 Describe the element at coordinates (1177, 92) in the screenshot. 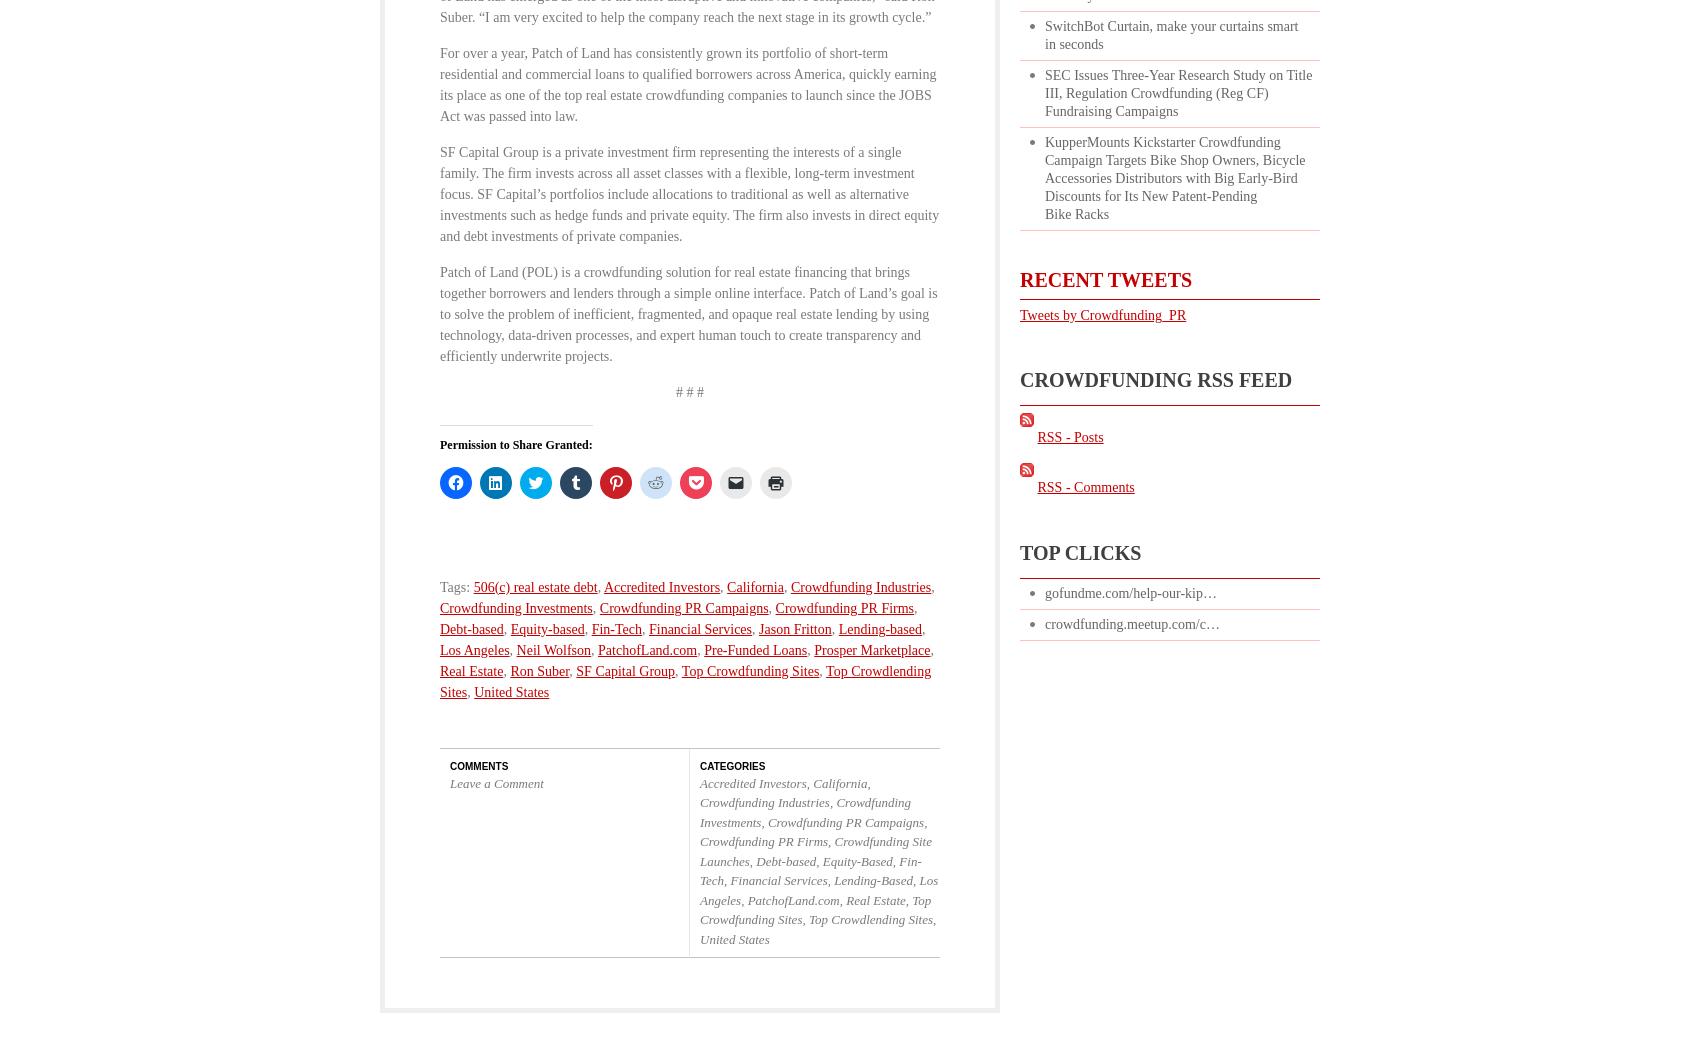

I see `'SEC Issues Three-Year Research Study on Title III, Regulation Crowdfunding (Reg CF) Fundraising Campaigns'` at that location.